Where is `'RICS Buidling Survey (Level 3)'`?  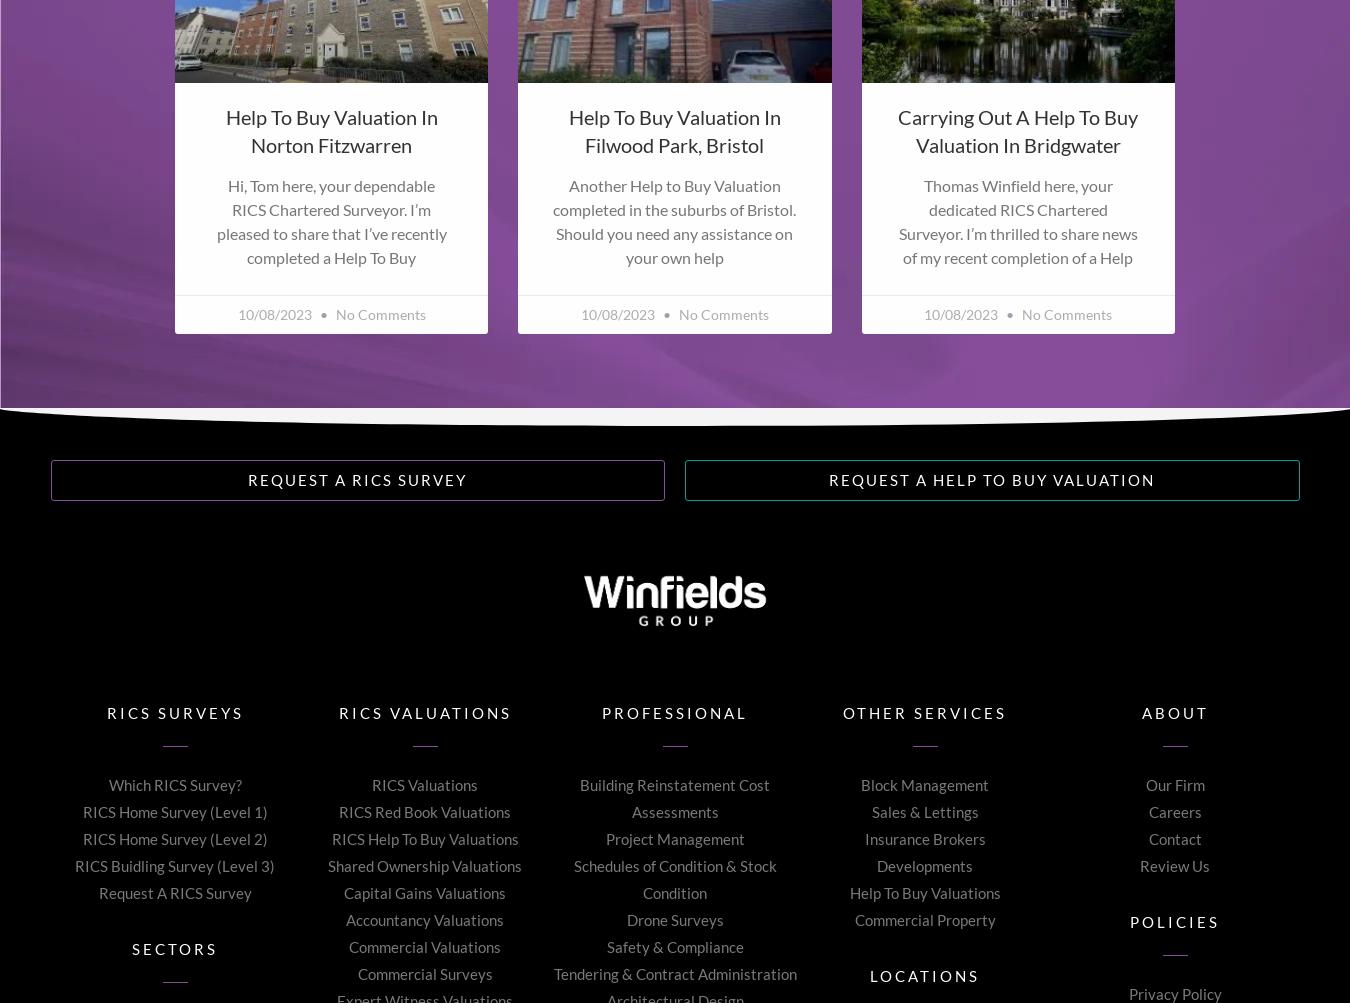
'RICS Buidling Survey (Level 3)' is located at coordinates (174, 865).